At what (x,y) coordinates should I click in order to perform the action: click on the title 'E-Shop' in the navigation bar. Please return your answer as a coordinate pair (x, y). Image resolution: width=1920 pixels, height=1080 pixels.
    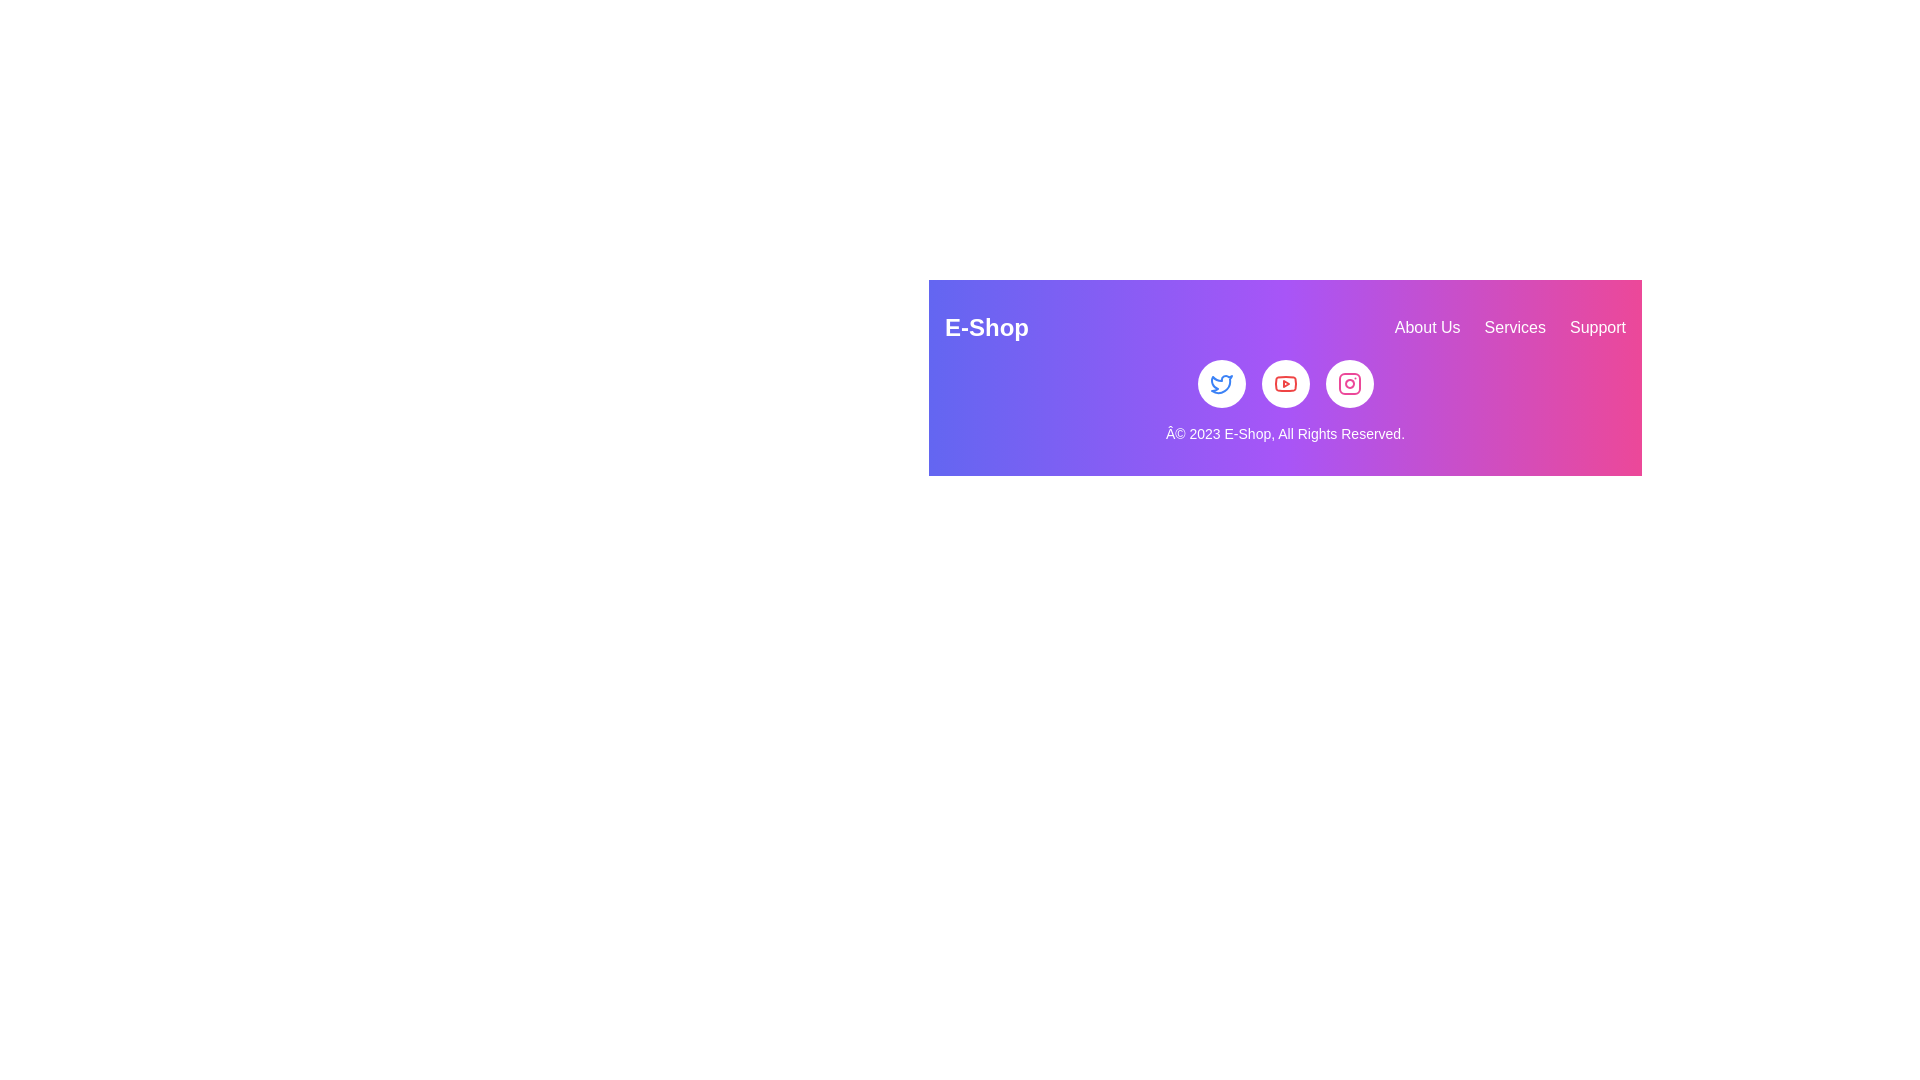
    Looking at the image, I should click on (1285, 326).